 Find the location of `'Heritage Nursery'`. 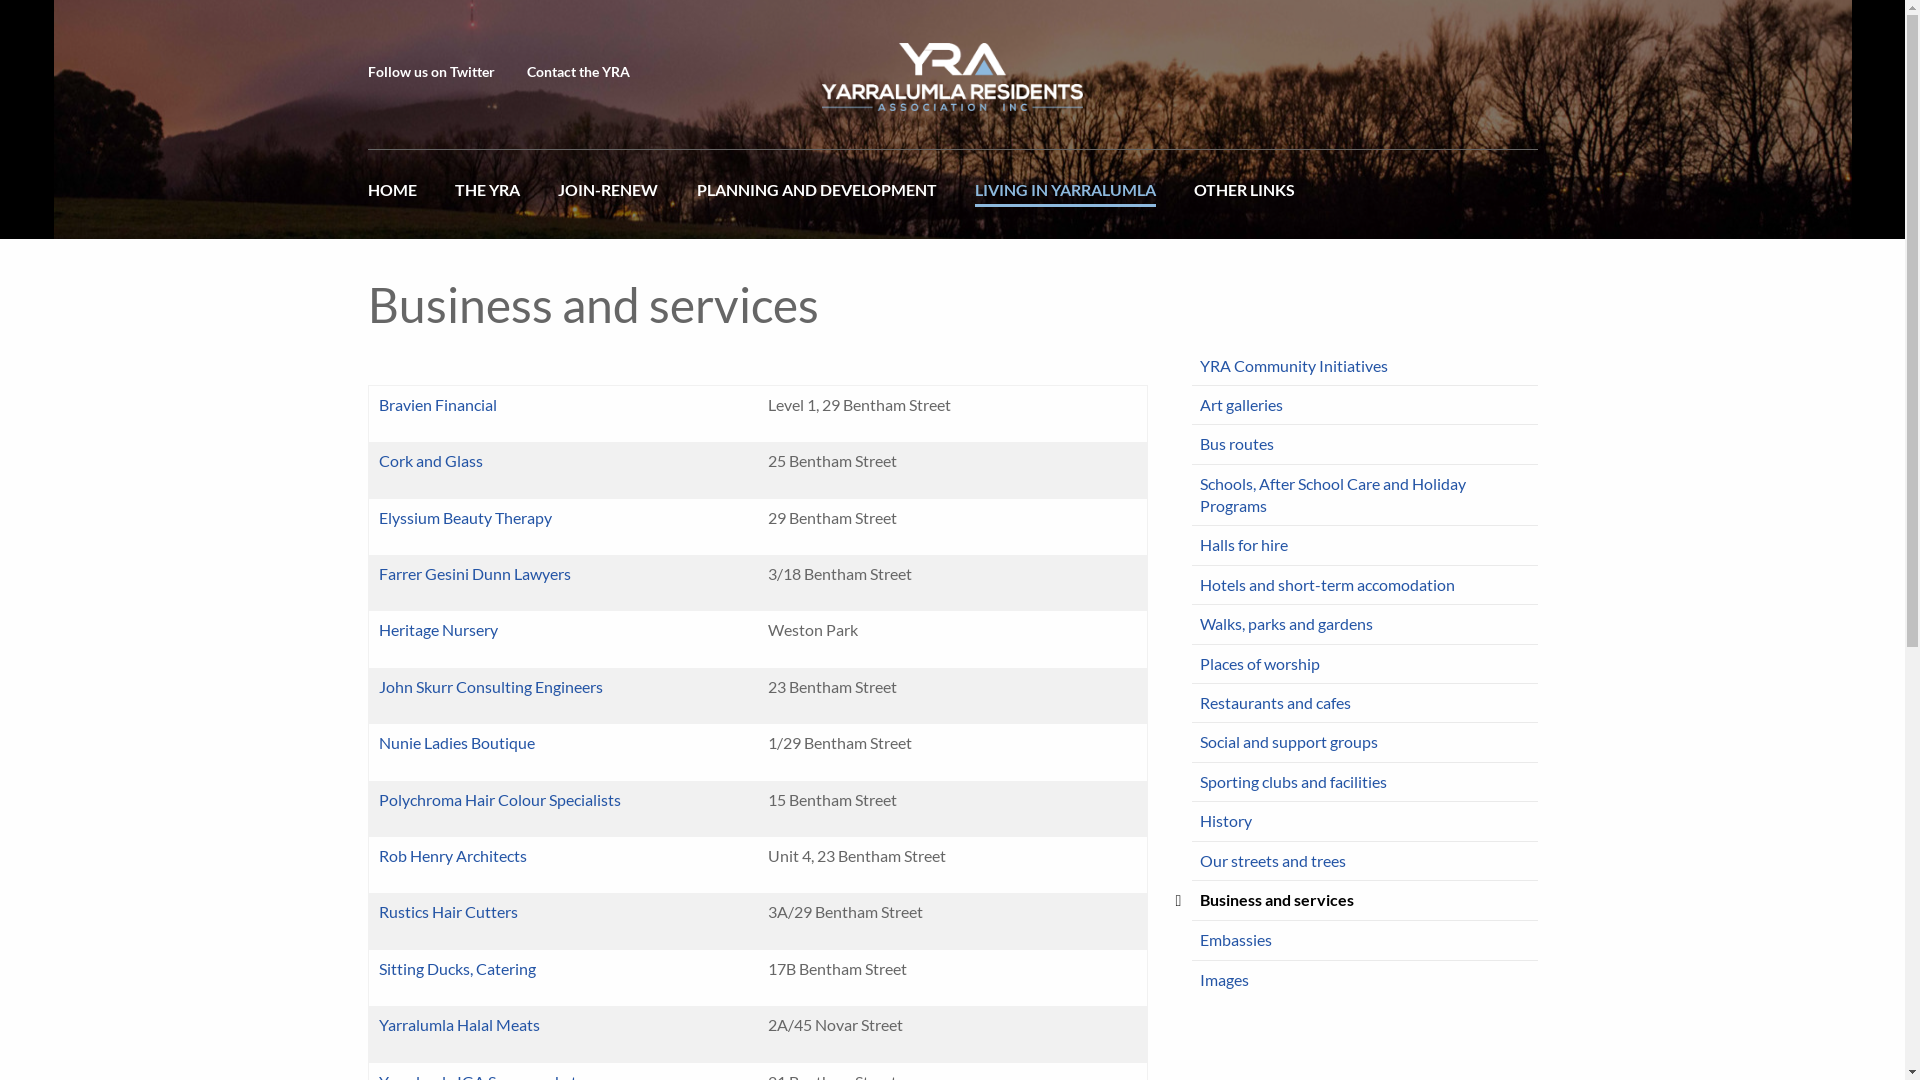

'Heritage Nursery' is located at coordinates (436, 628).